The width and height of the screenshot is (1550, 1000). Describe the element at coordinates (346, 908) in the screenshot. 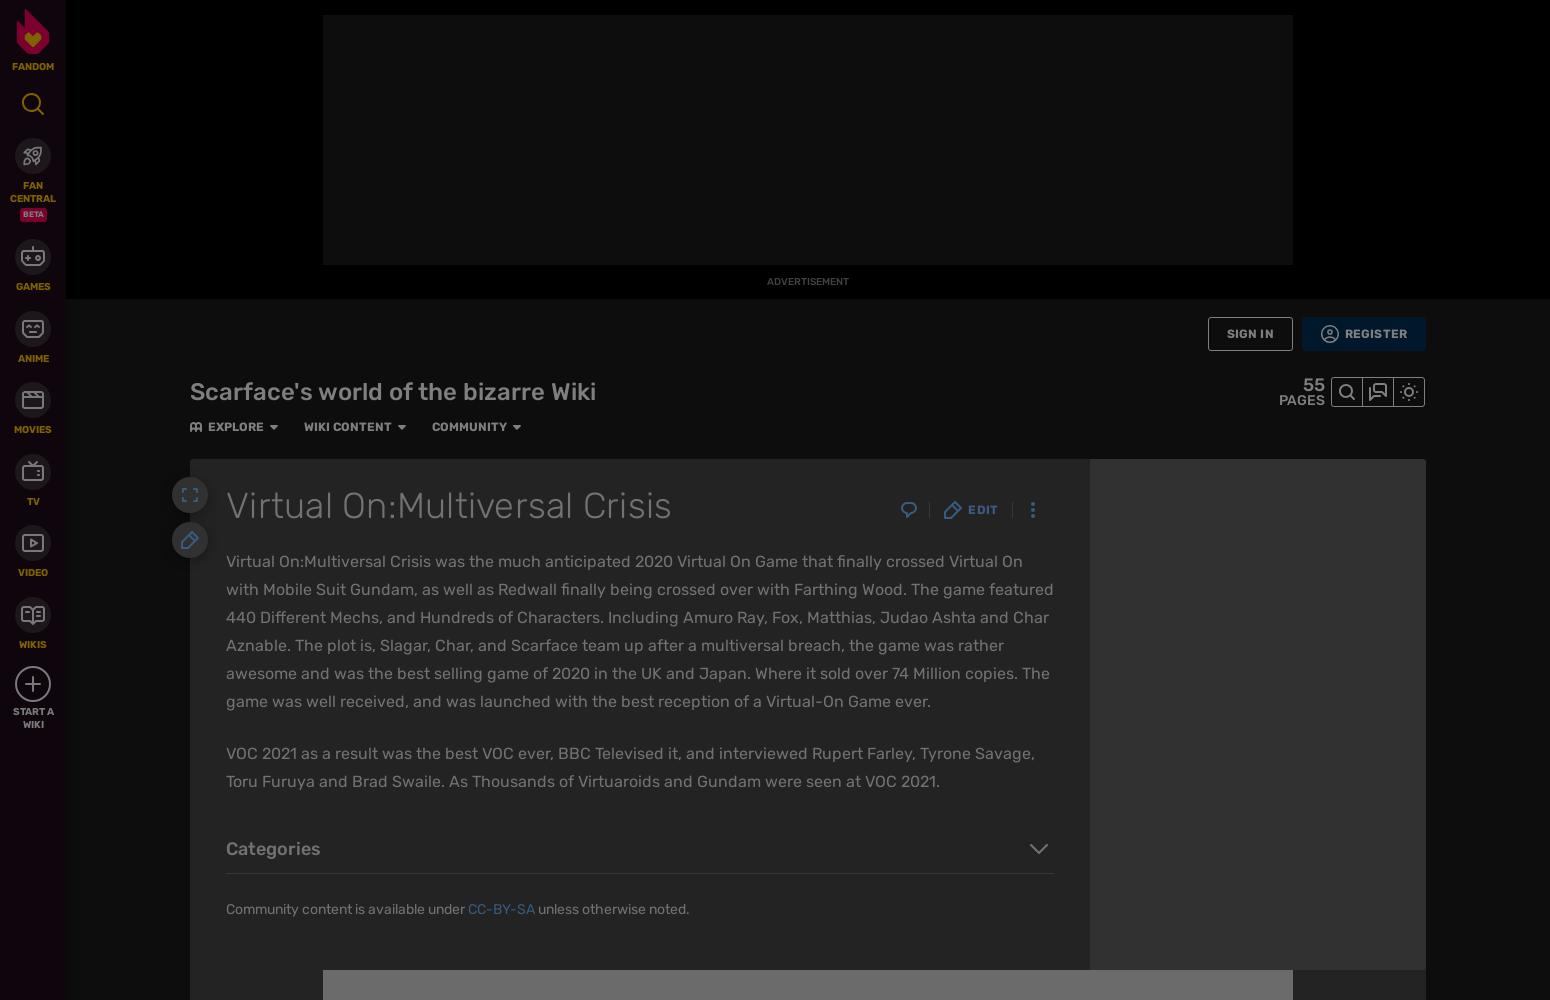

I see `'Community content is available under'` at that location.